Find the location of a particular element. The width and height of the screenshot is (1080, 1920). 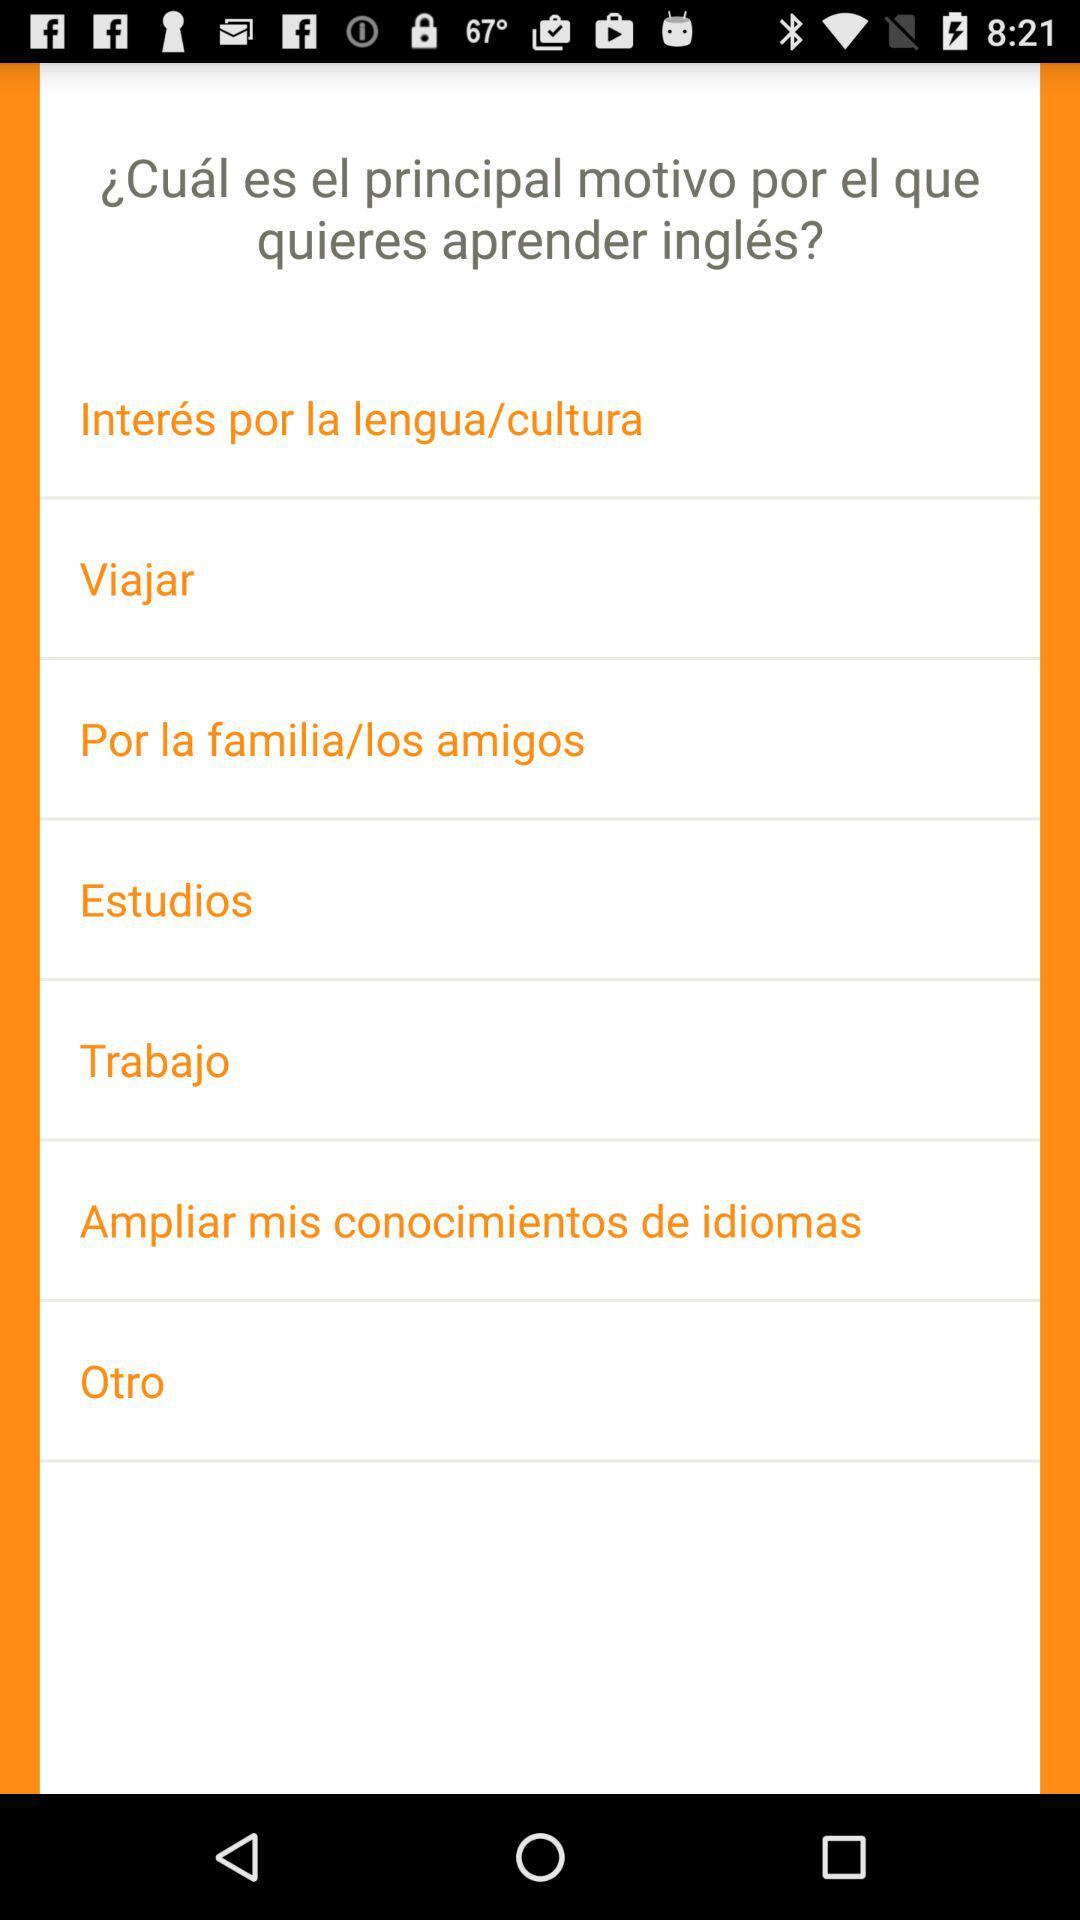

the icon below estudios is located at coordinates (540, 1058).